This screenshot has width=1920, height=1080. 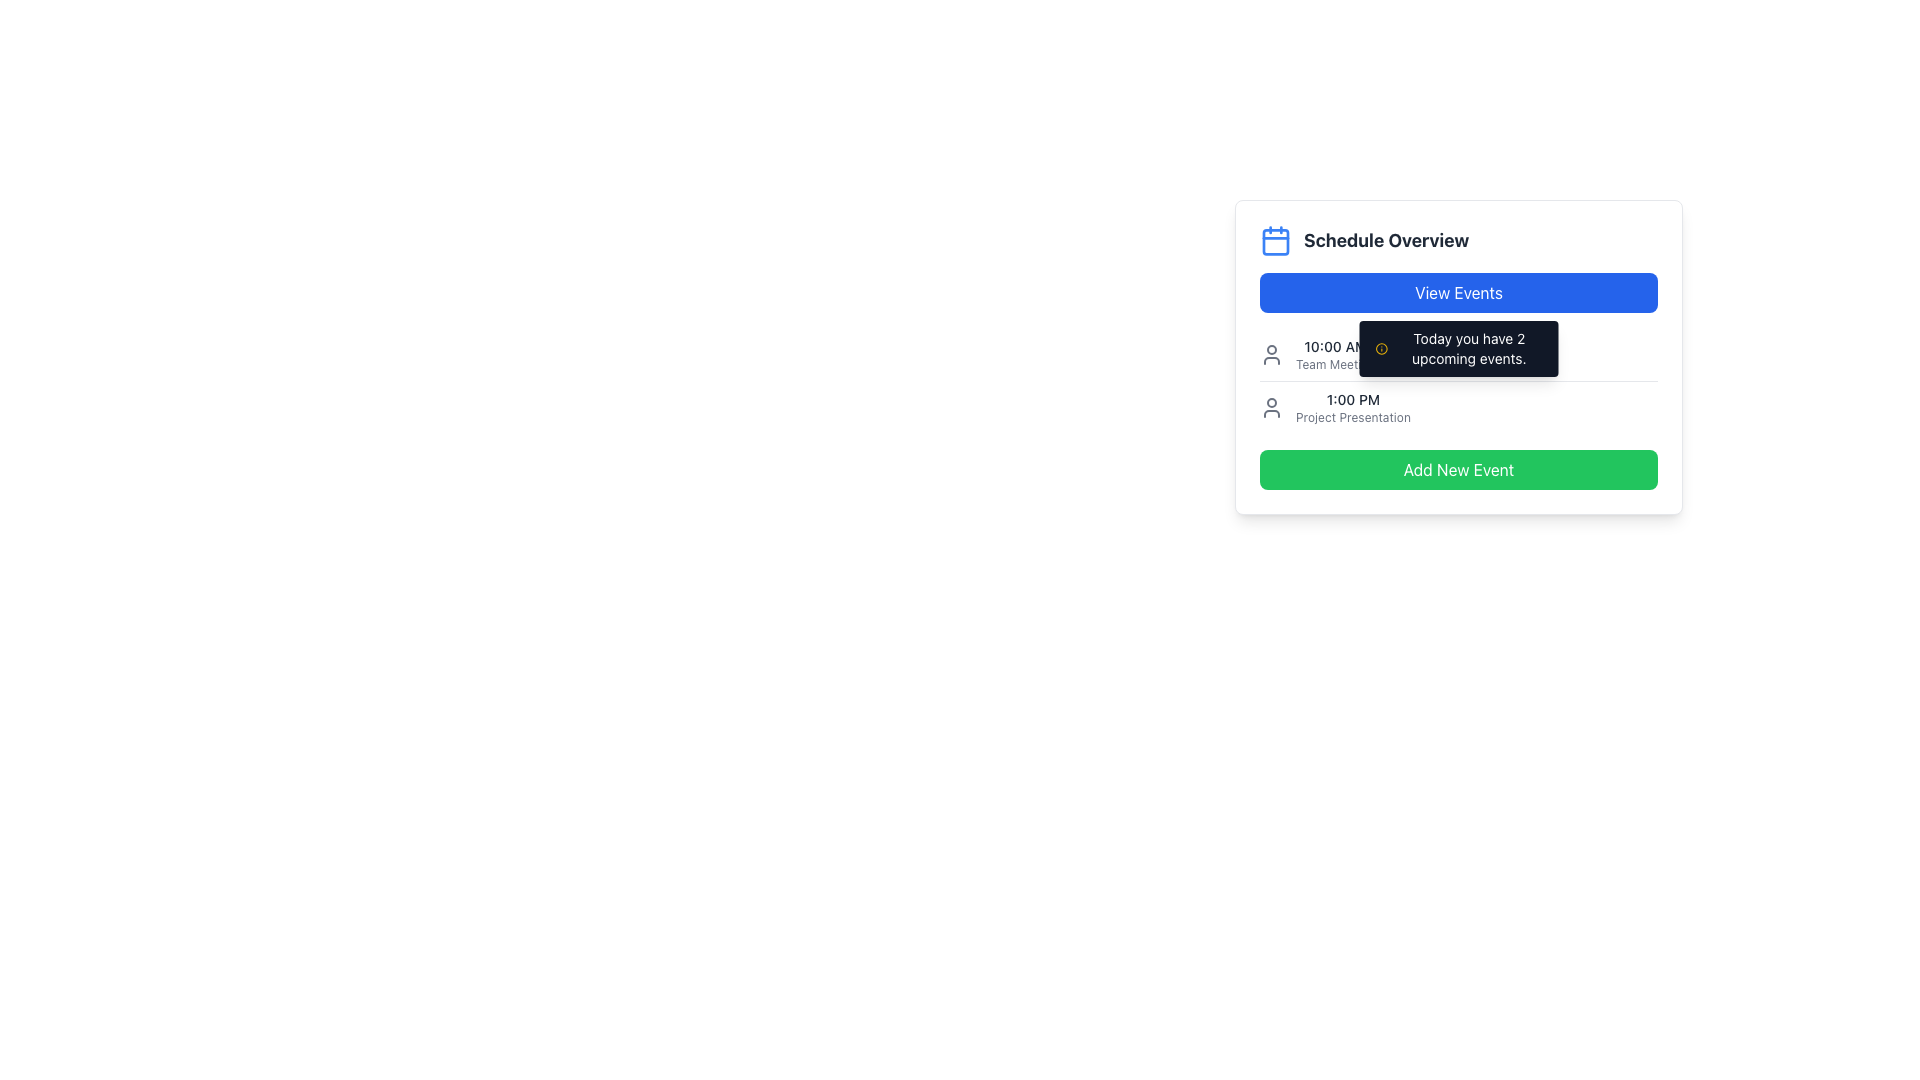 What do you see at coordinates (1335, 346) in the screenshot?
I see `the Text Label displaying '10:00 AM' in black font, located at the top-left of the Schedule Overview card, above 'Team Meeting'` at bounding box center [1335, 346].